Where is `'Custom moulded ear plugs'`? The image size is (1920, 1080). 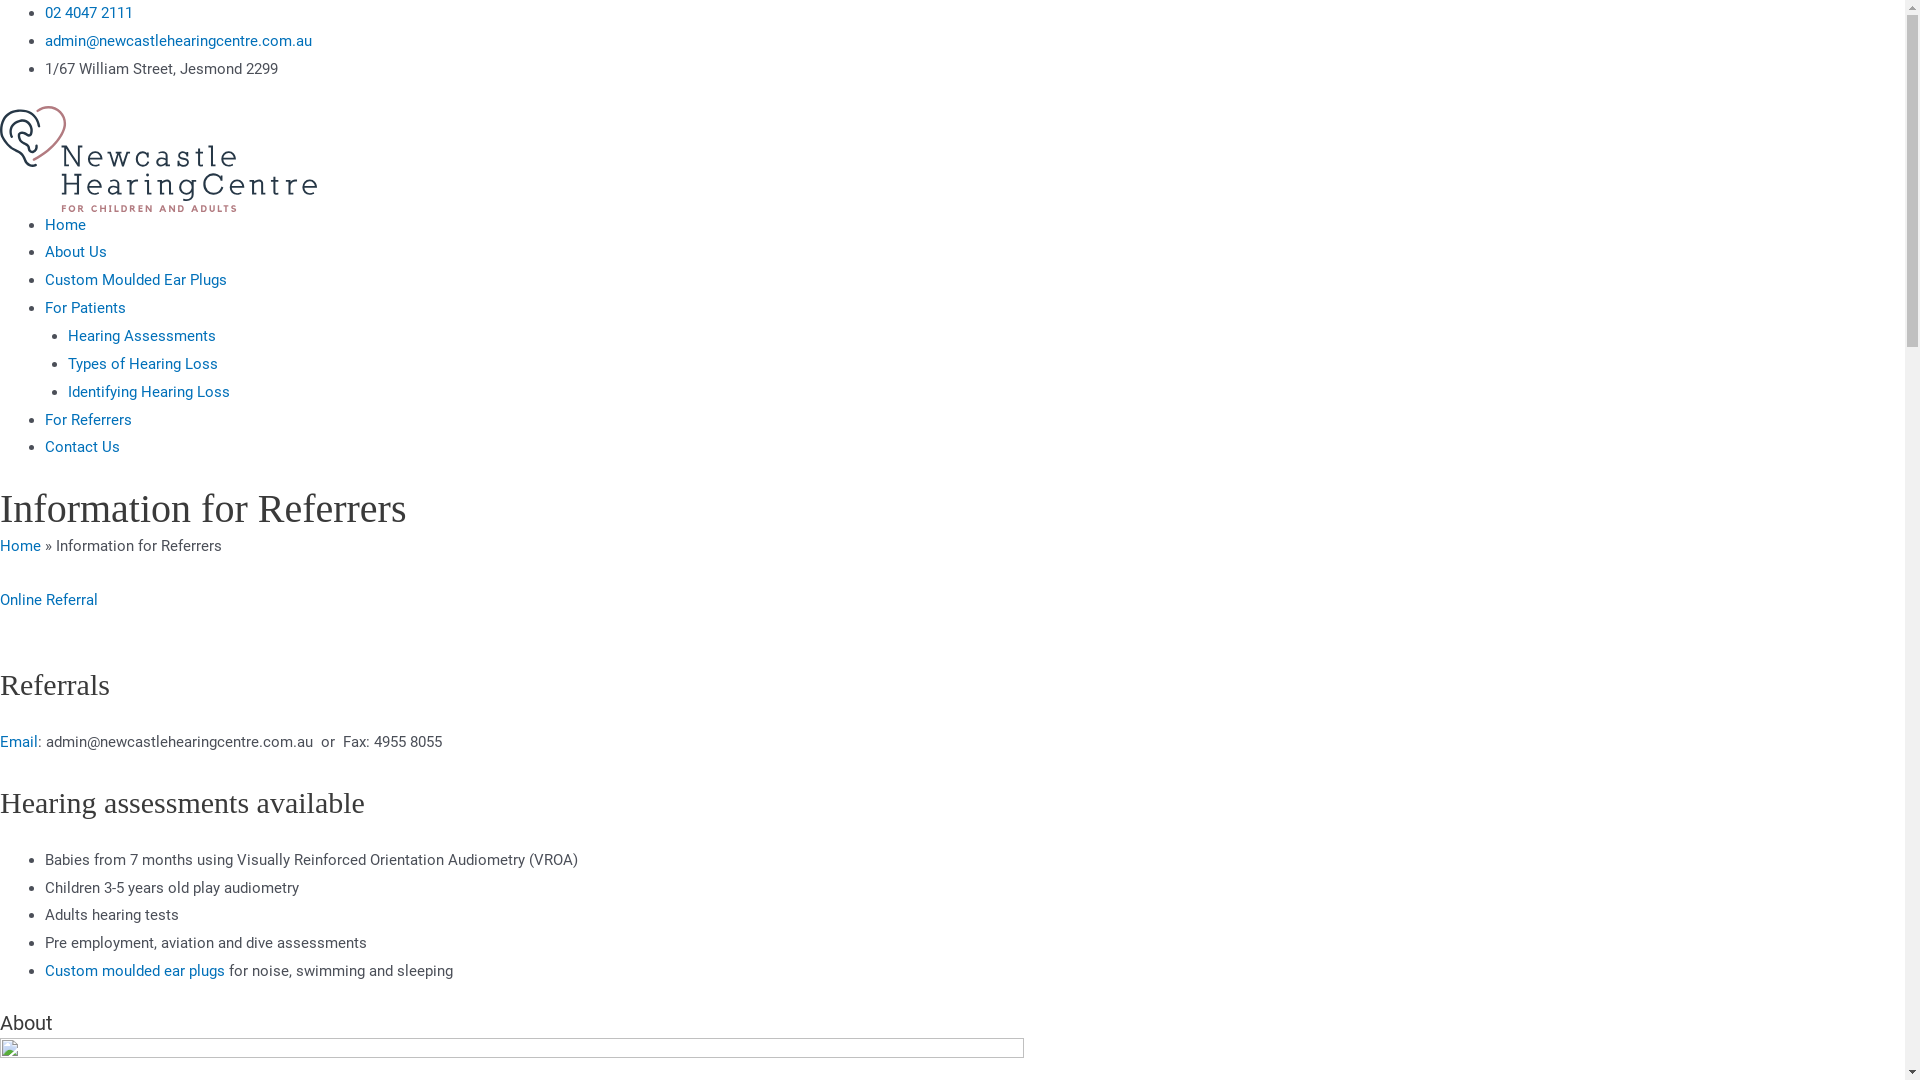 'Custom moulded ear plugs' is located at coordinates (133, 970).